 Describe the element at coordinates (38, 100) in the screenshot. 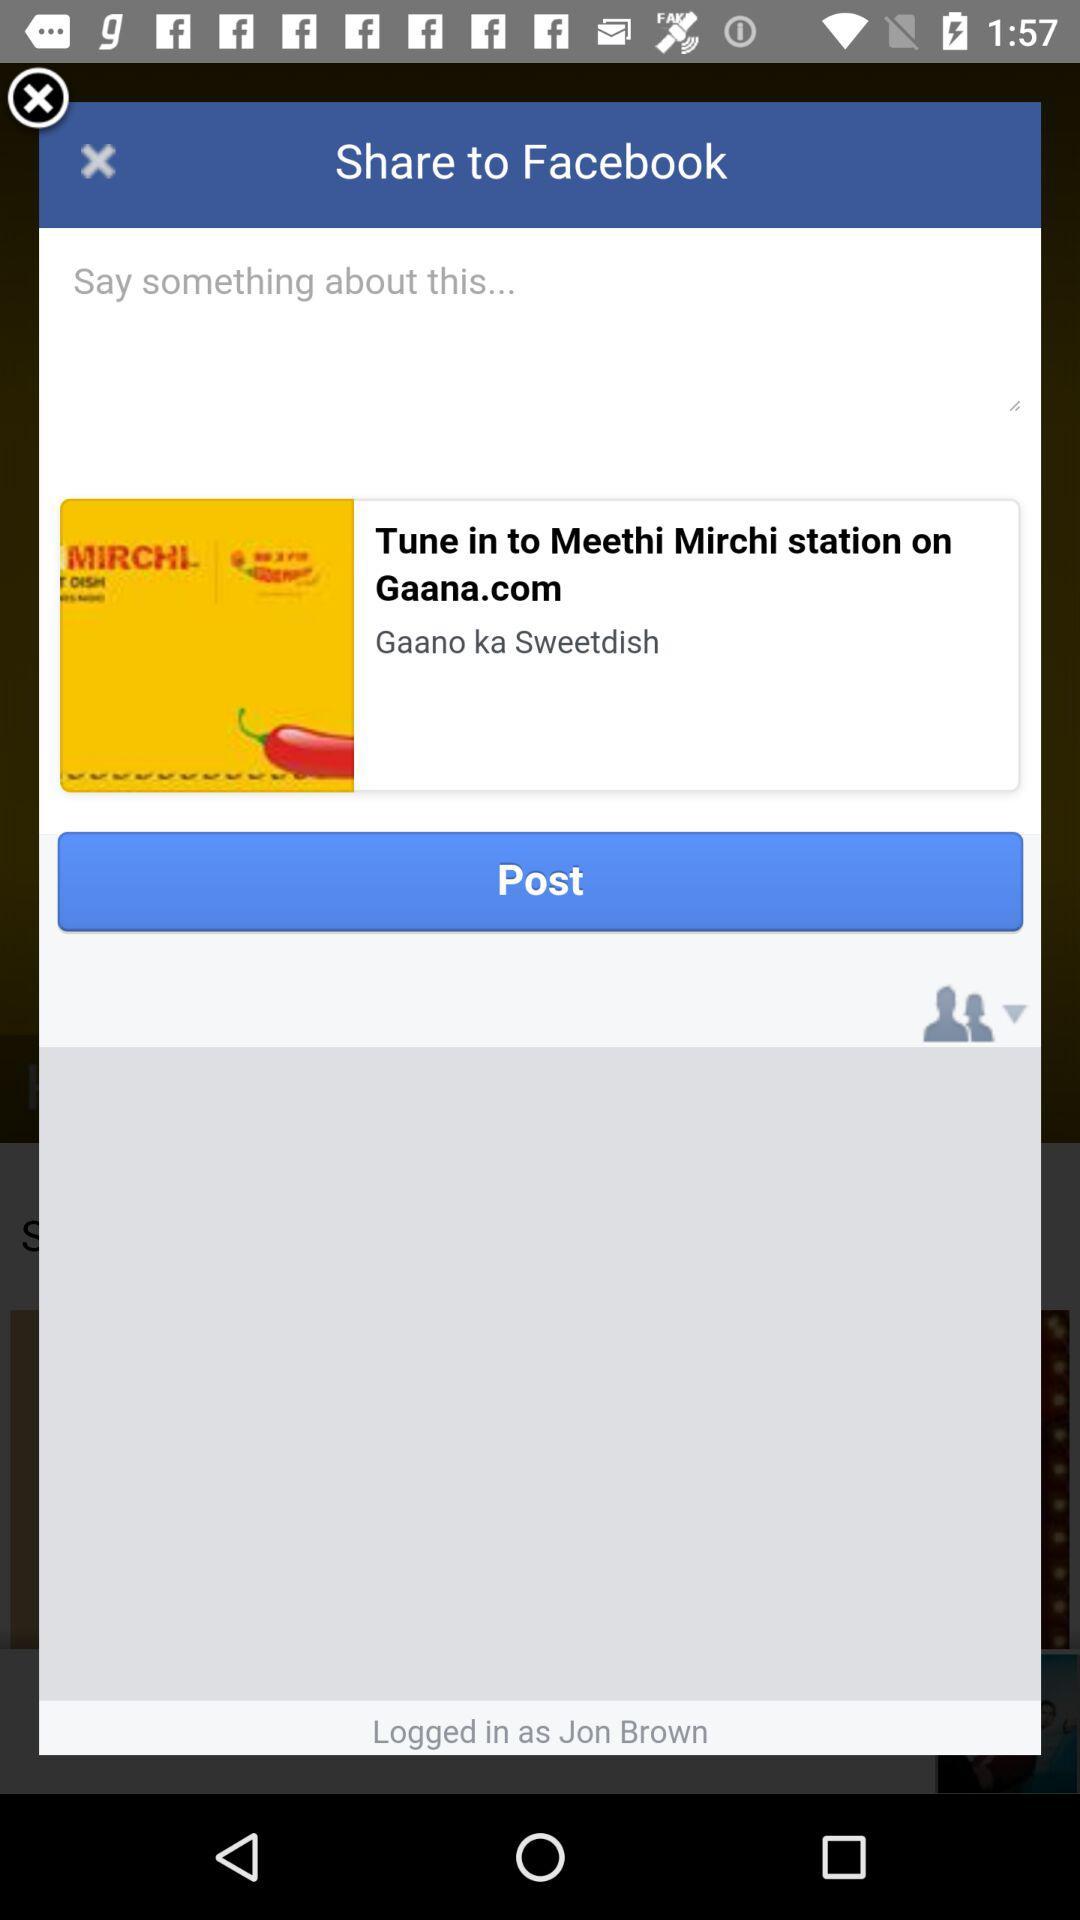

I see `window` at that location.